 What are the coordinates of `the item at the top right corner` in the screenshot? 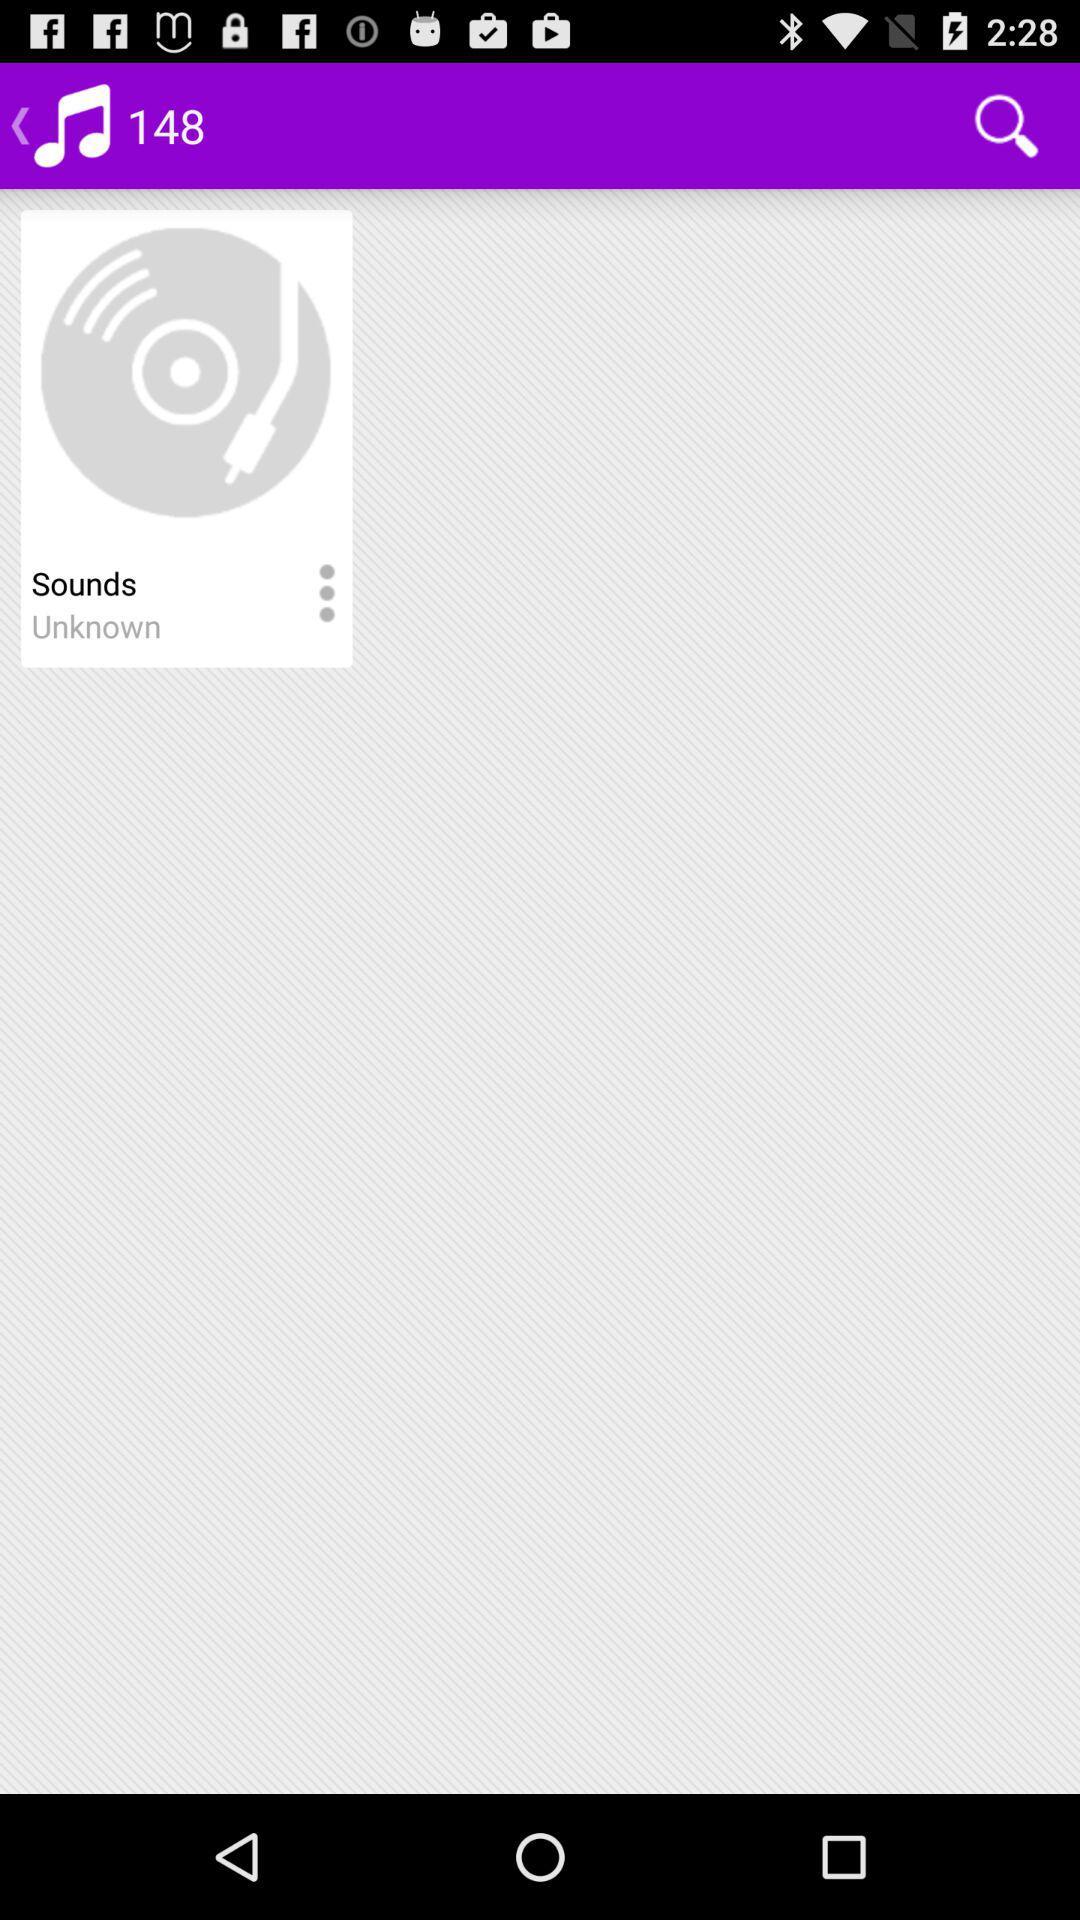 It's located at (1006, 124).